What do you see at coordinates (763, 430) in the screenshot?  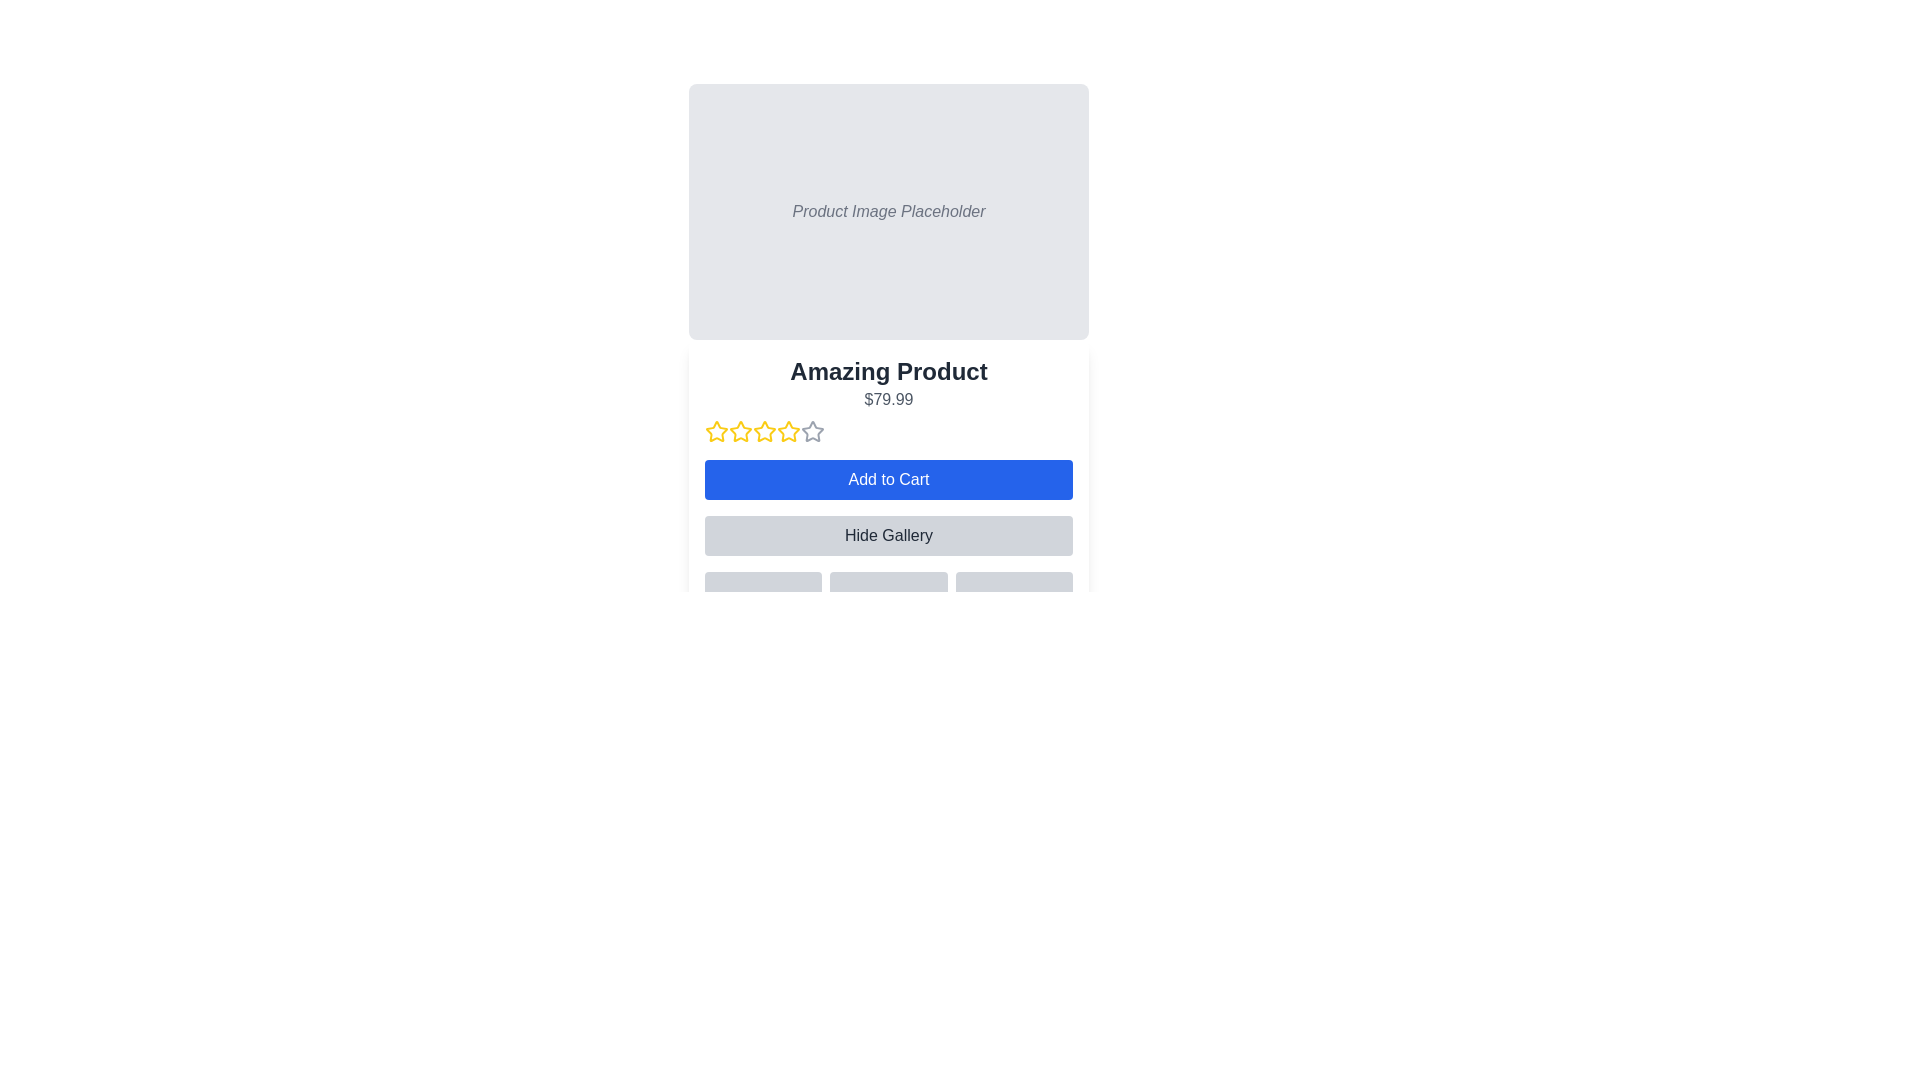 I see `the third yellow star icon in the star rating component below the text 'Amazing Product' and '$79.99' to rate it` at bounding box center [763, 430].